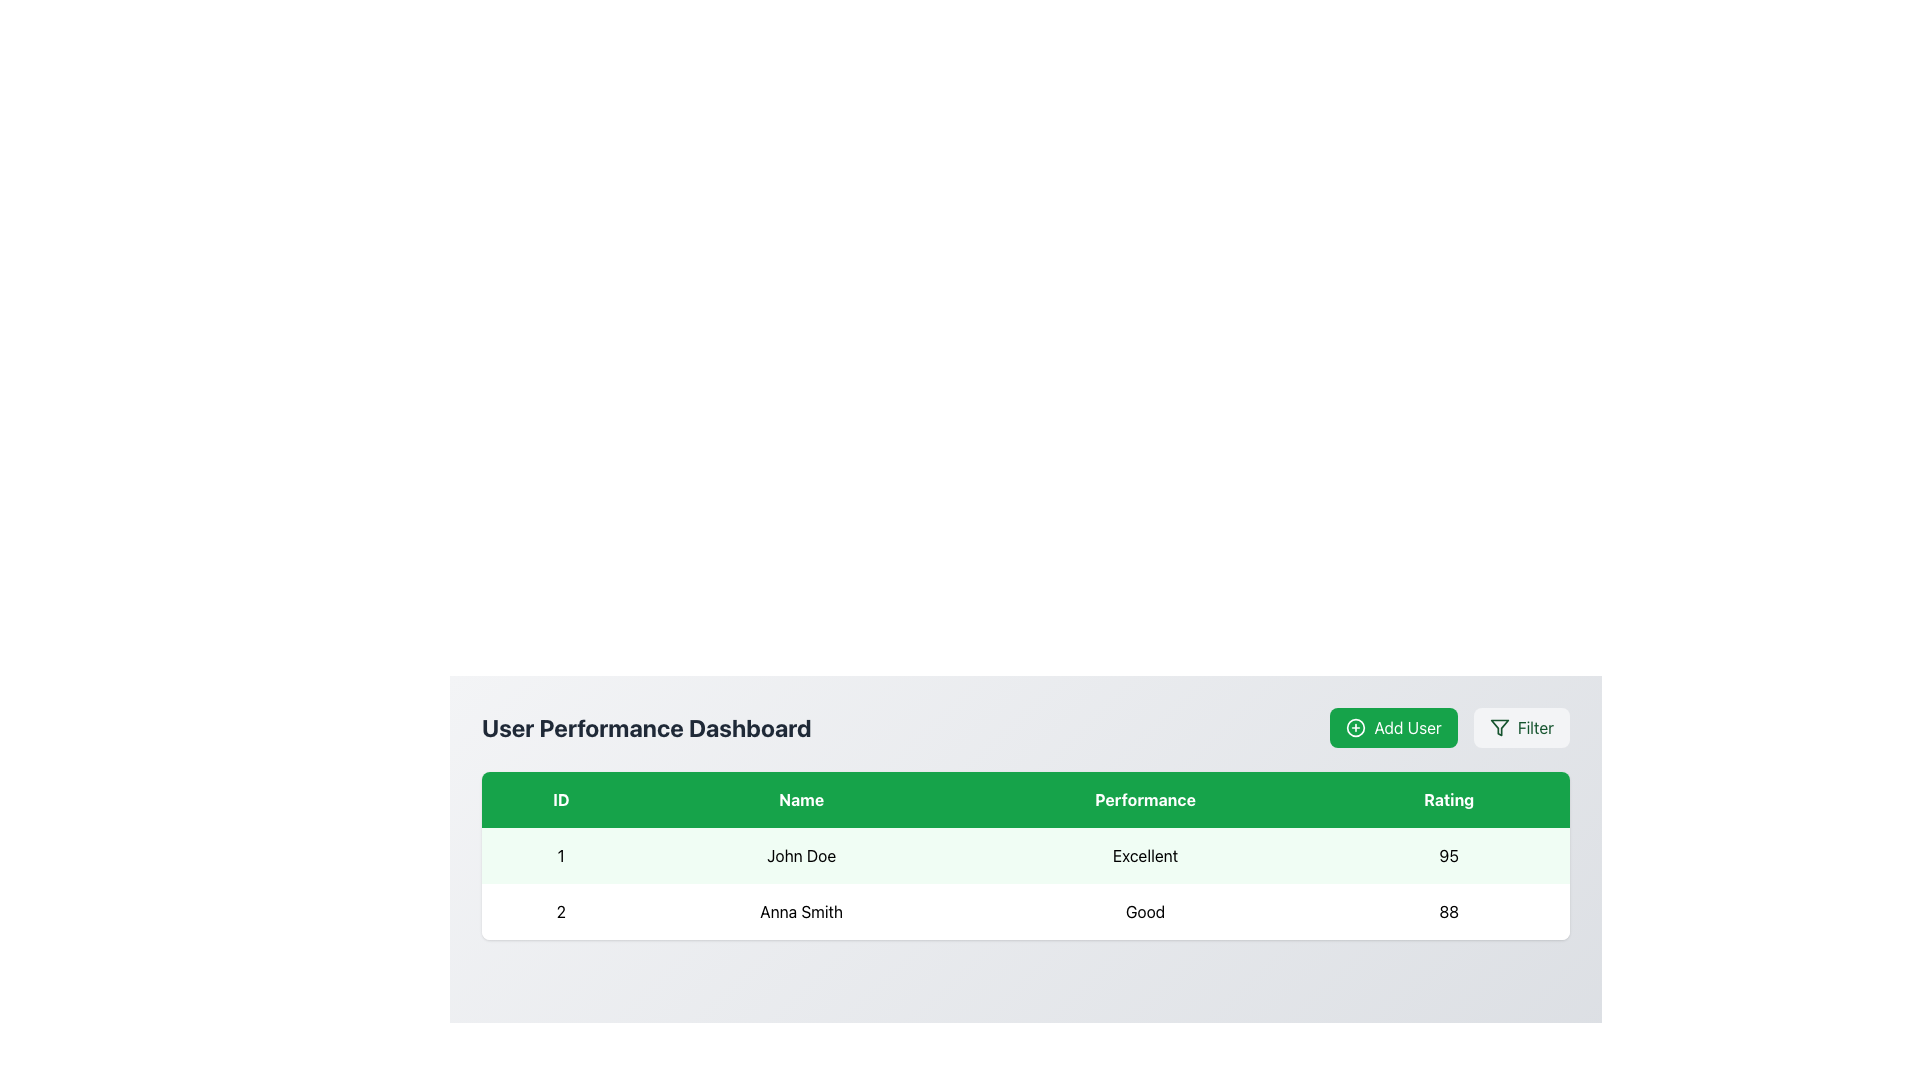  What do you see at coordinates (1499, 728) in the screenshot?
I see `the filter icon located within the 'Filter' button` at bounding box center [1499, 728].